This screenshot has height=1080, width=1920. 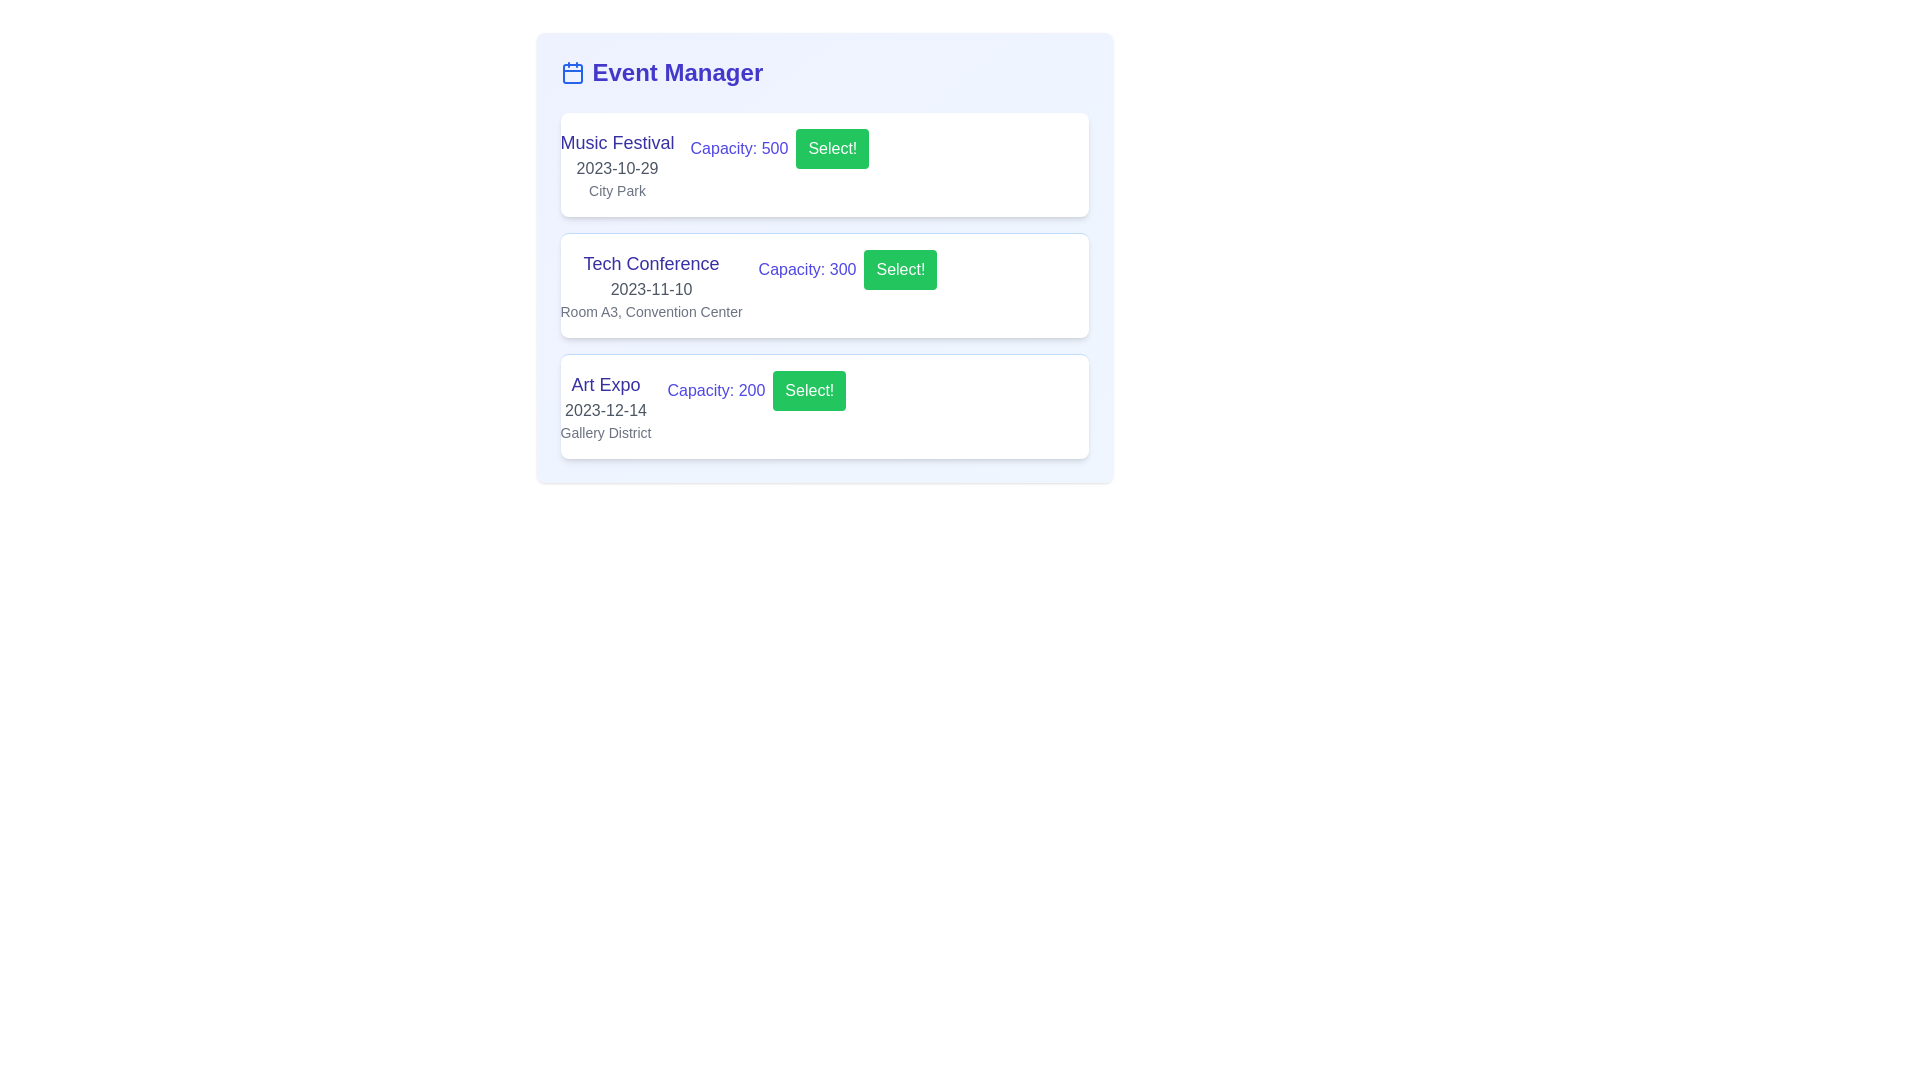 I want to click on the non-interactive text label displaying 'City Park', which is positioned below the event title 'Music Festival' and the date '2023-10-29' in the first event card of the 'Event Manager' section, so click(x=616, y=191).